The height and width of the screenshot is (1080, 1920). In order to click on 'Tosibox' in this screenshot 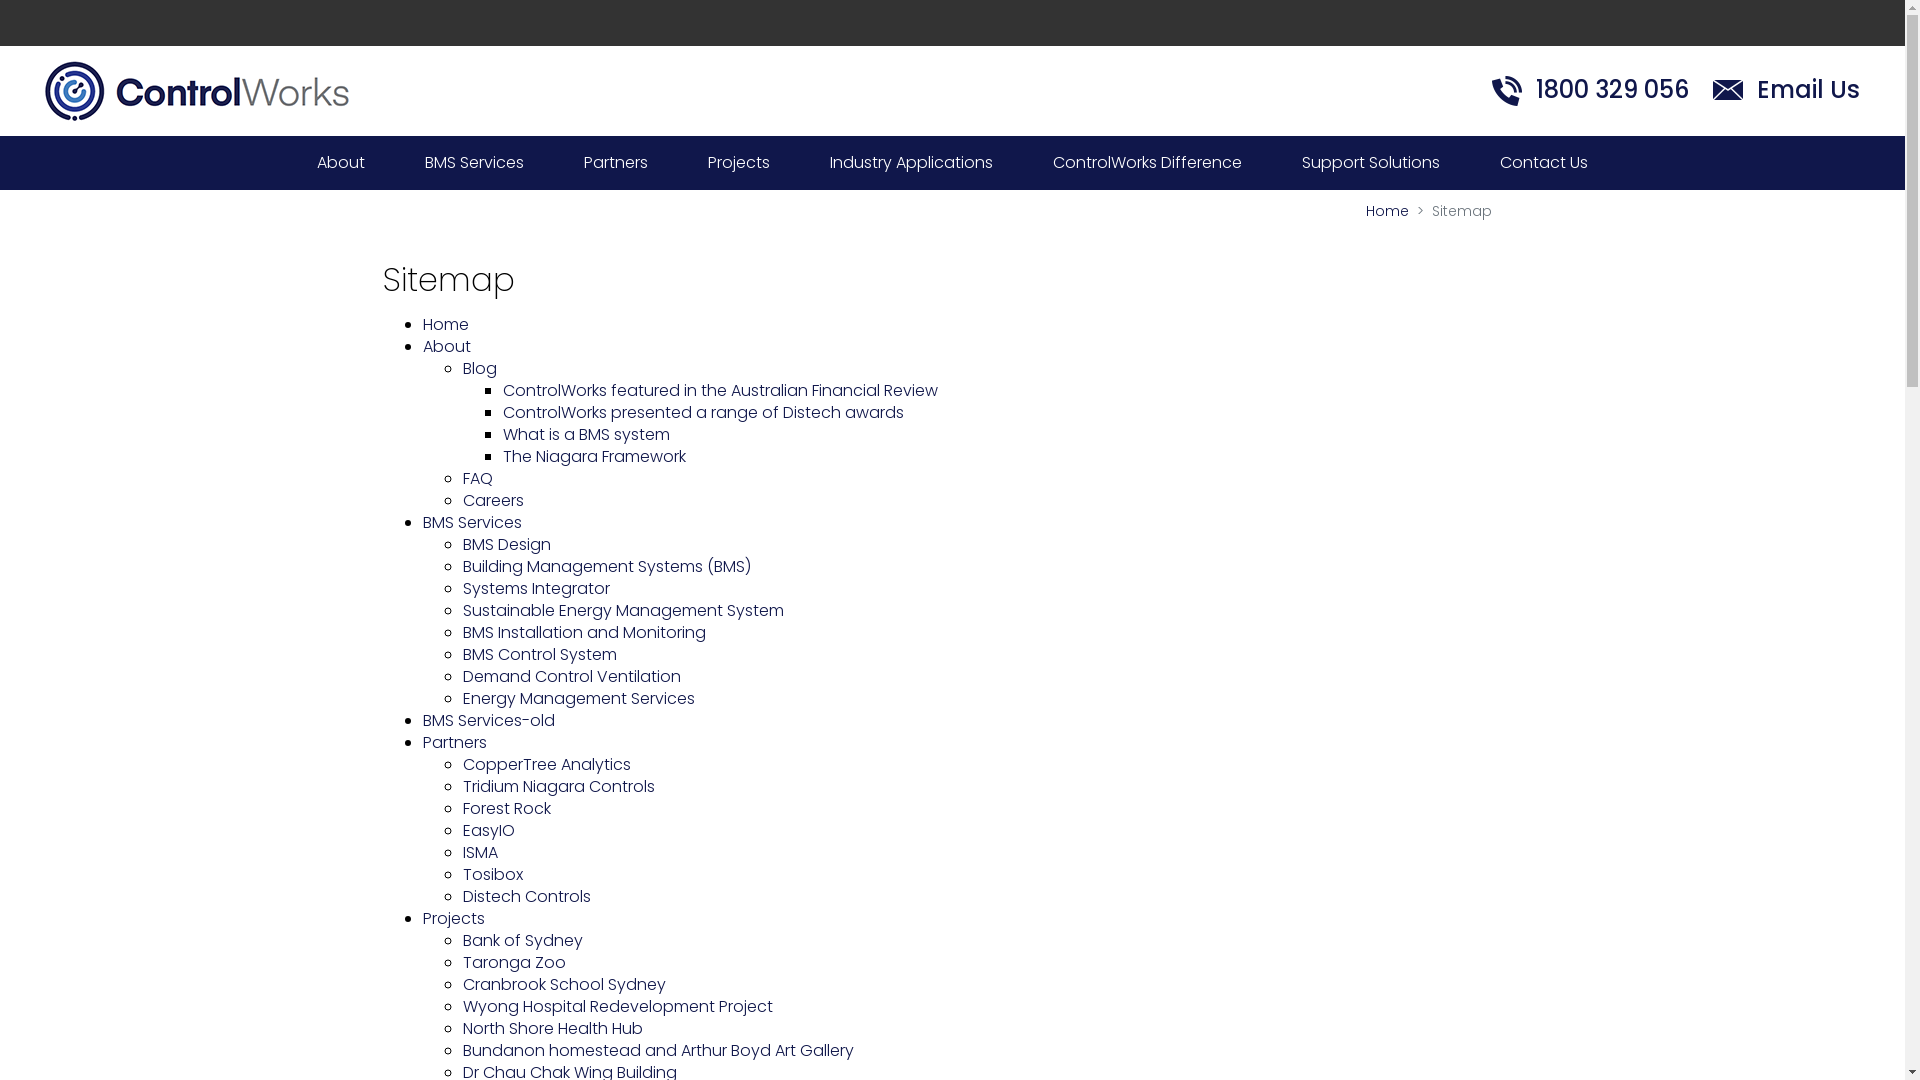, I will do `click(460, 873)`.